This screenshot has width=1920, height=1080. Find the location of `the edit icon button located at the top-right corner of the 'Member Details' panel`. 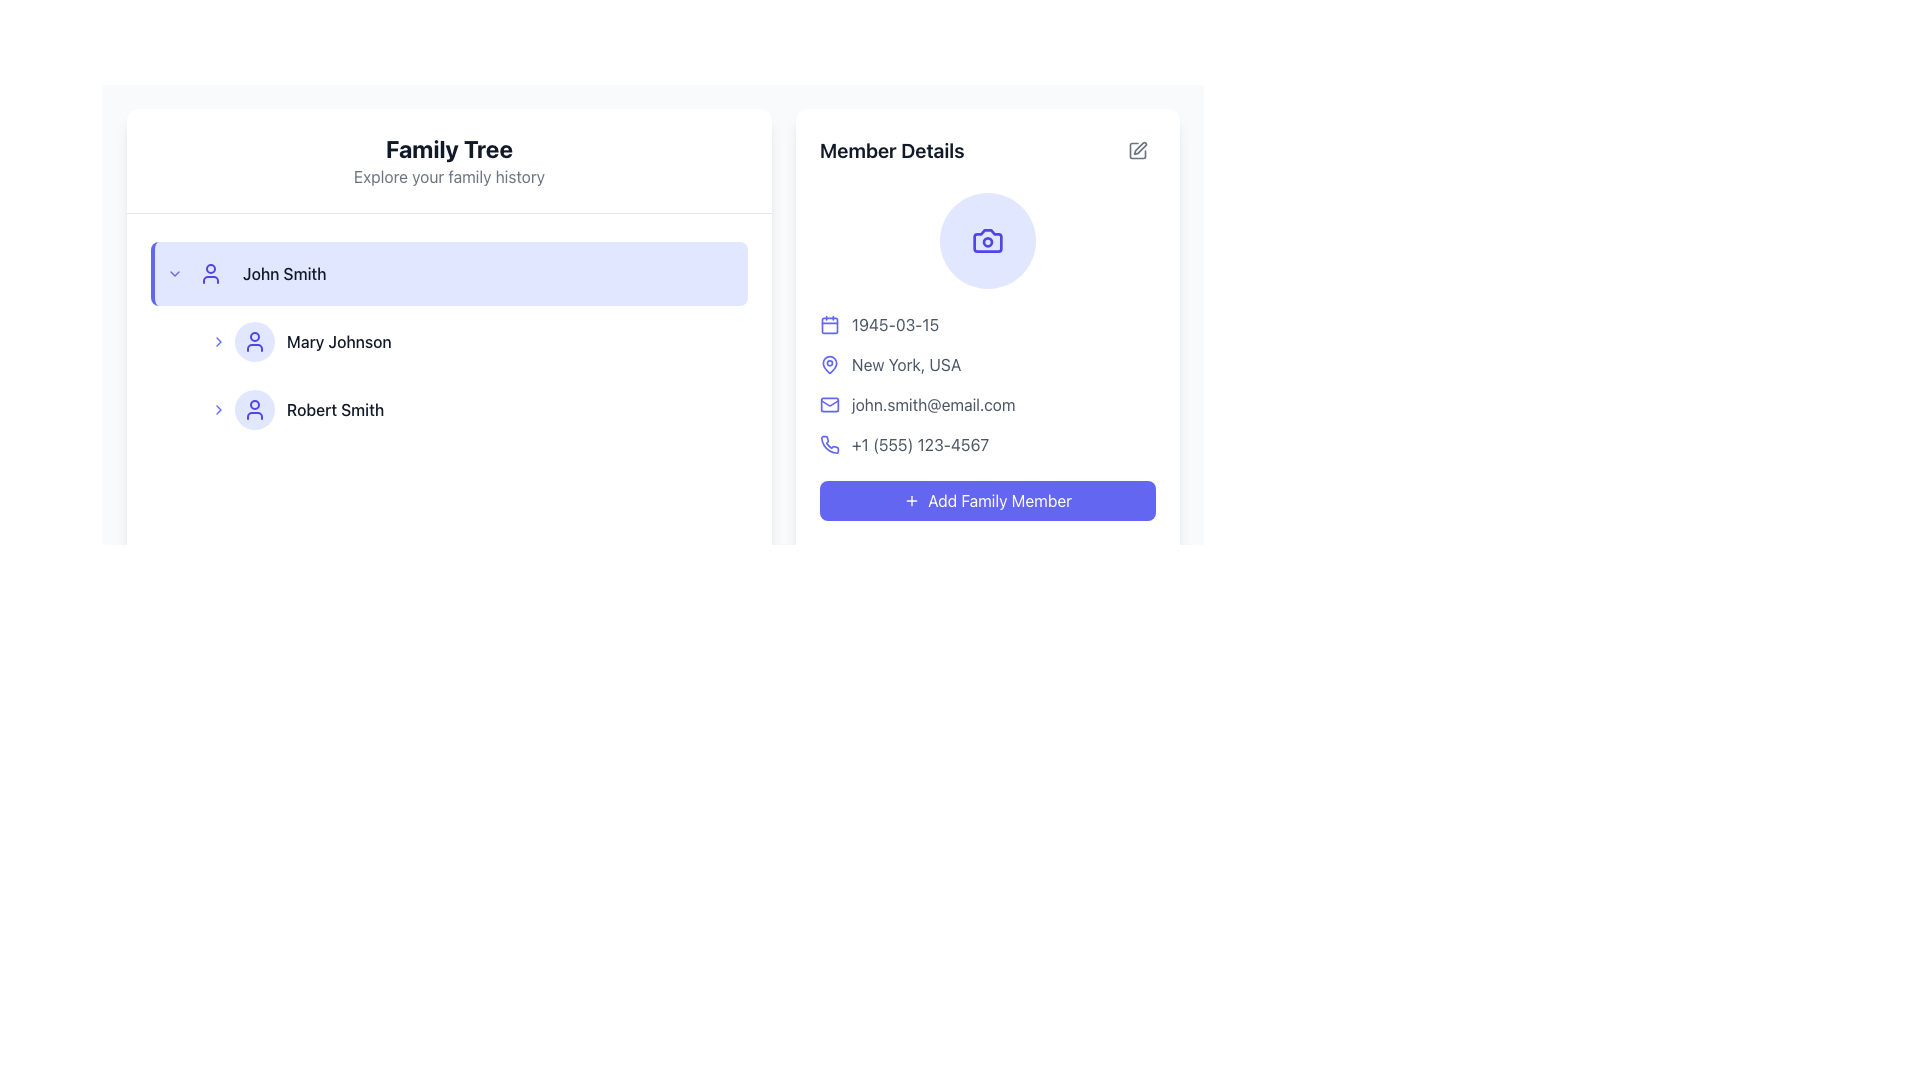

the edit icon button located at the top-right corner of the 'Member Details' panel is located at coordinates (1137, 149).